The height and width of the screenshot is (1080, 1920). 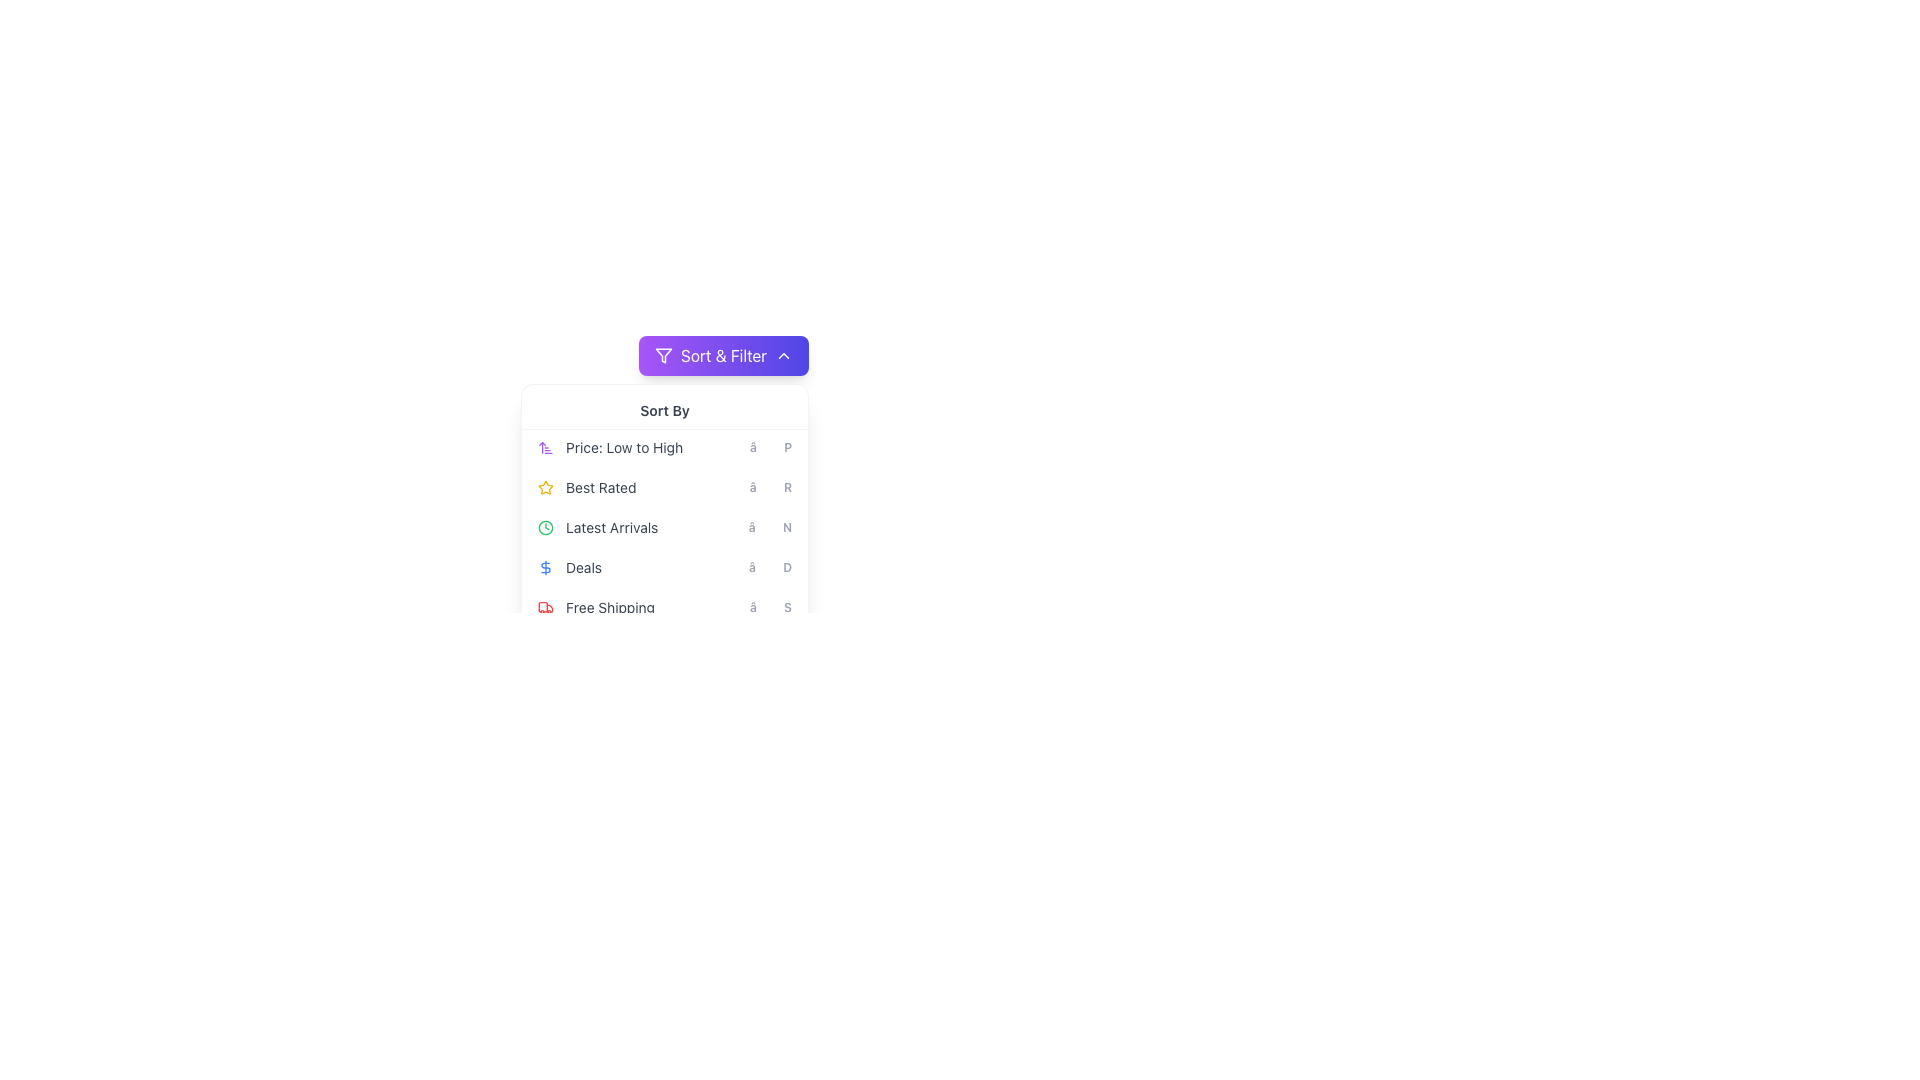 What do you see at coordinates (609, 607) in the screenshot?
I see `text content of the selectable option labeled 'Free Shipping' within the dropdown menu titled 'Sort By', located to the right of the truck icon and before the adjacent text label '⌘ S'` at bounding box center [609, 607].